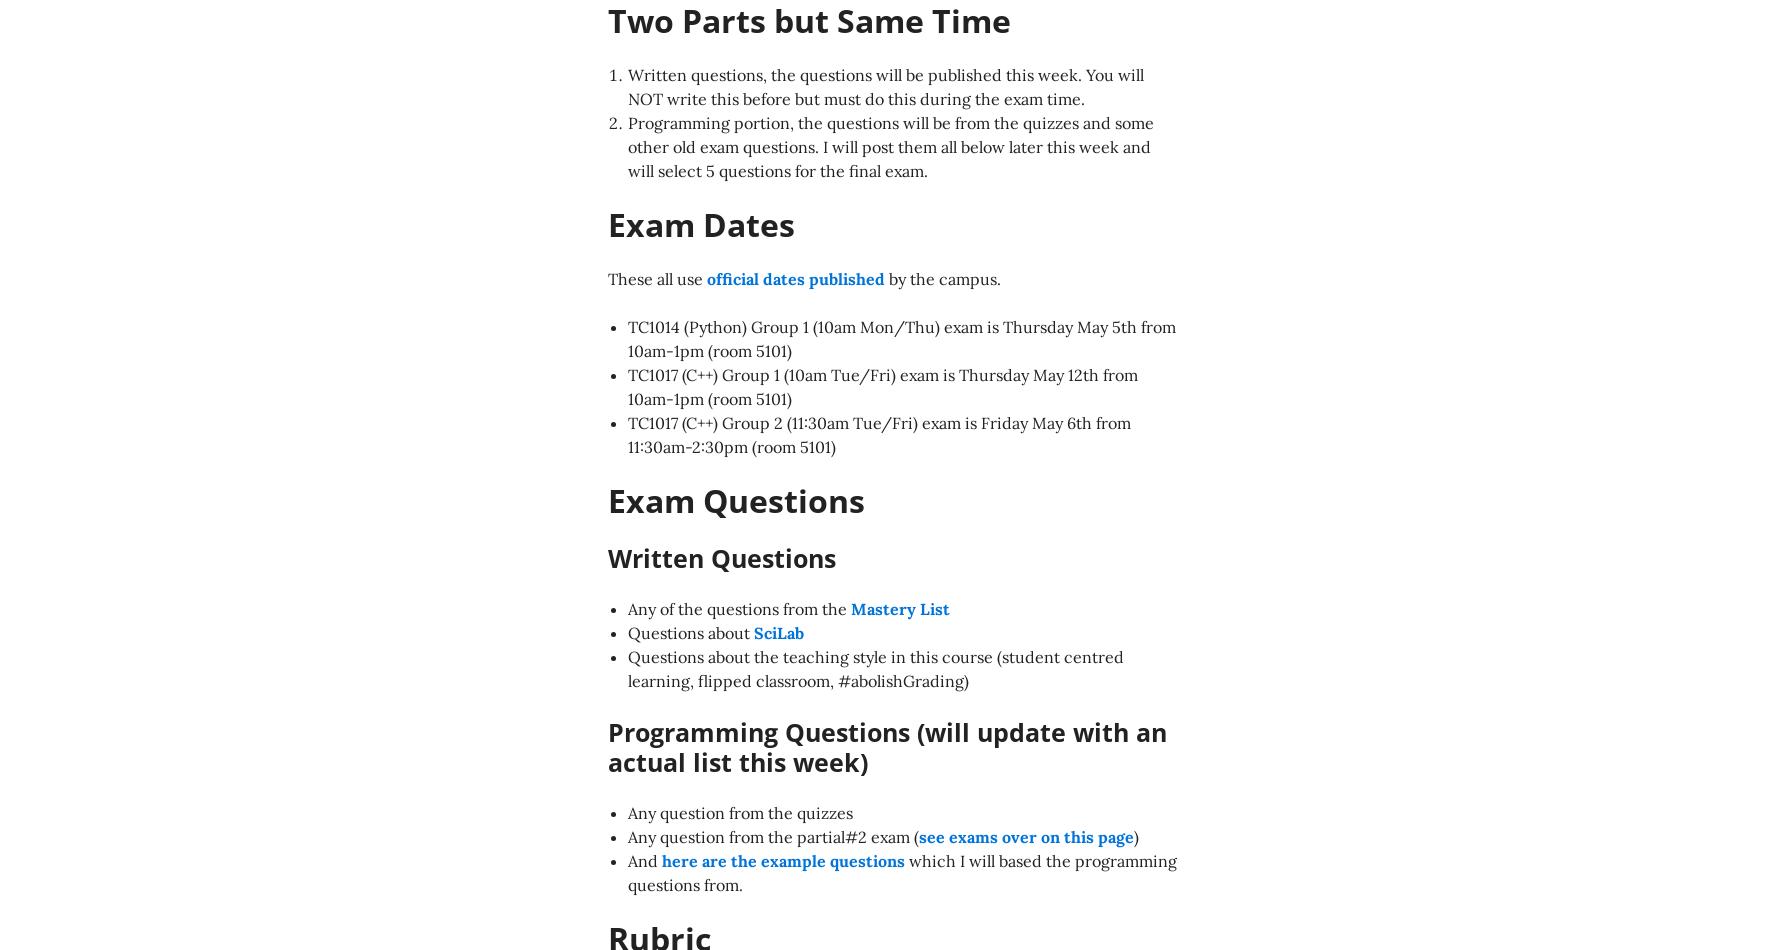 This screenshot has width=1786, height=950. Describe the element at coordinates (782, 859) in the screenshot. I see `'here are the example questions'` at that location.